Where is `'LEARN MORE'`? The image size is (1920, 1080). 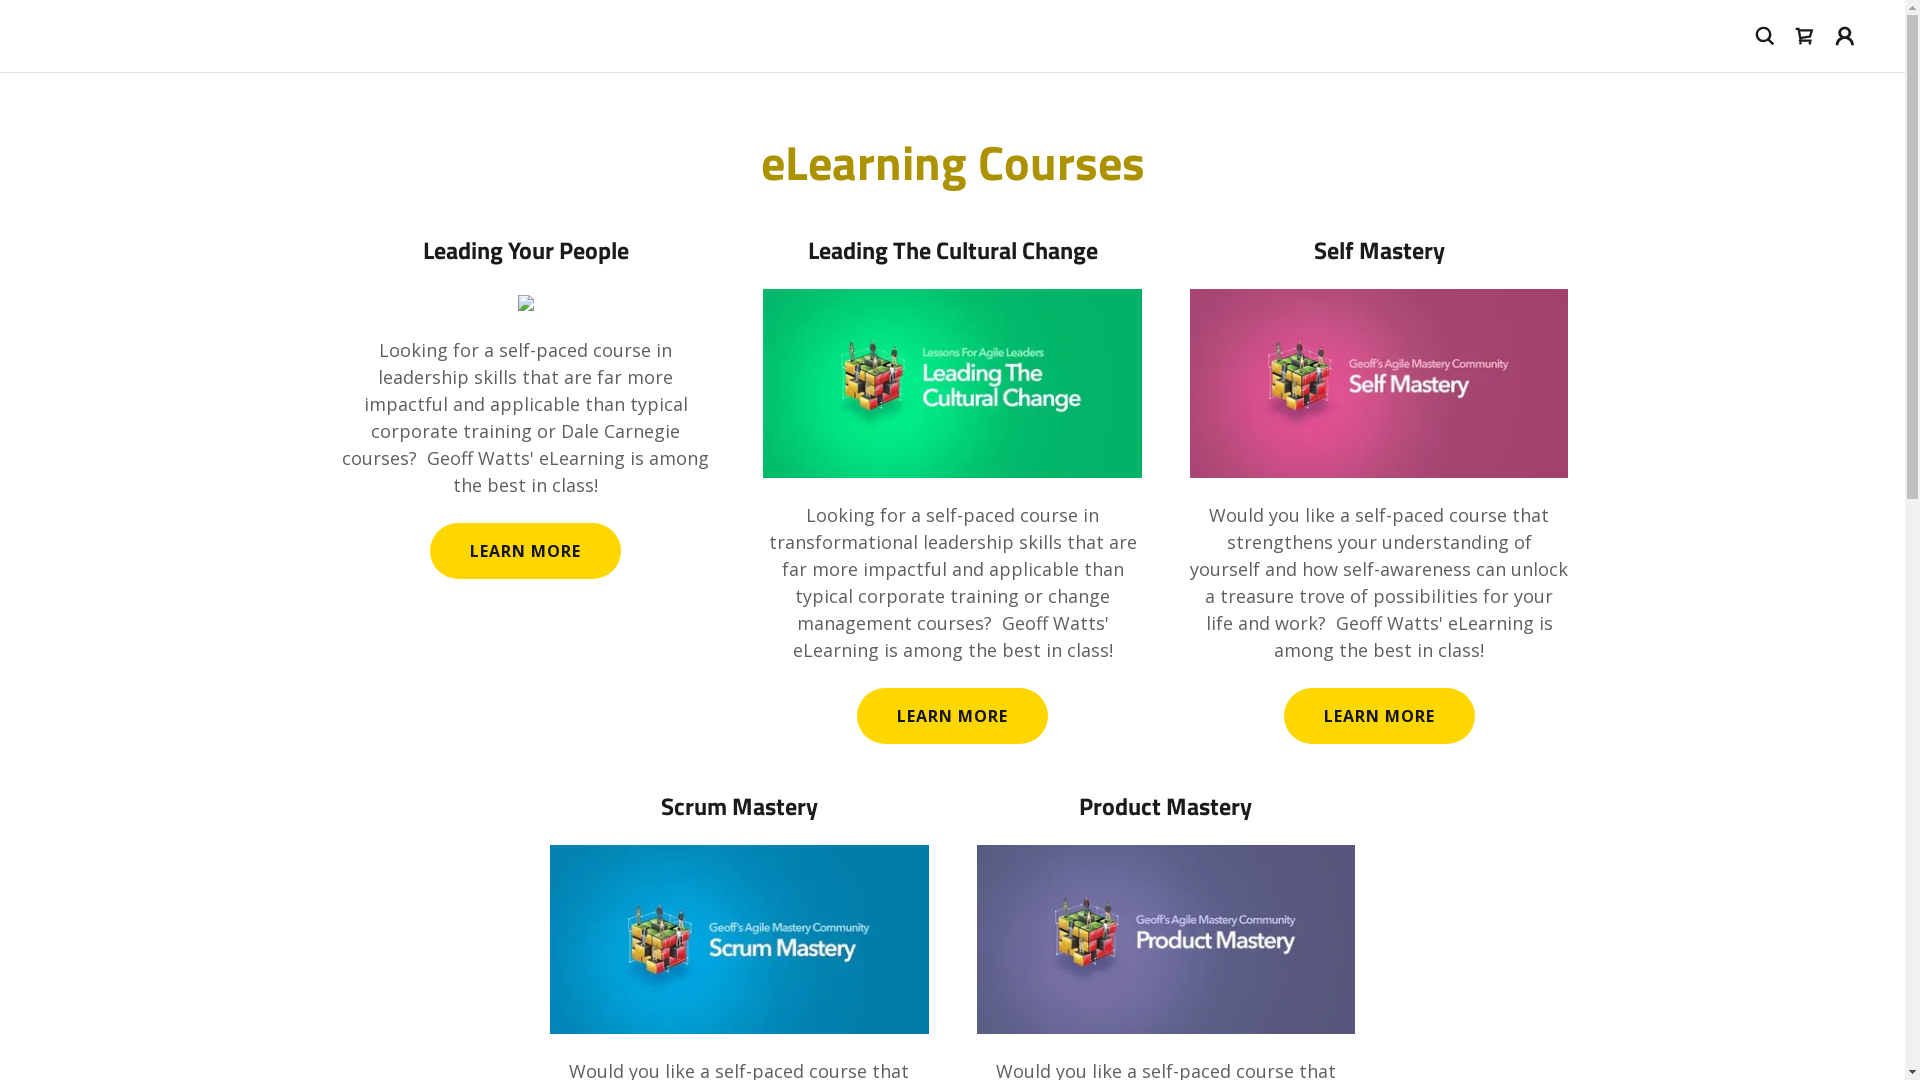 'LEARN MORE' is located at coordinates (1378, 715).